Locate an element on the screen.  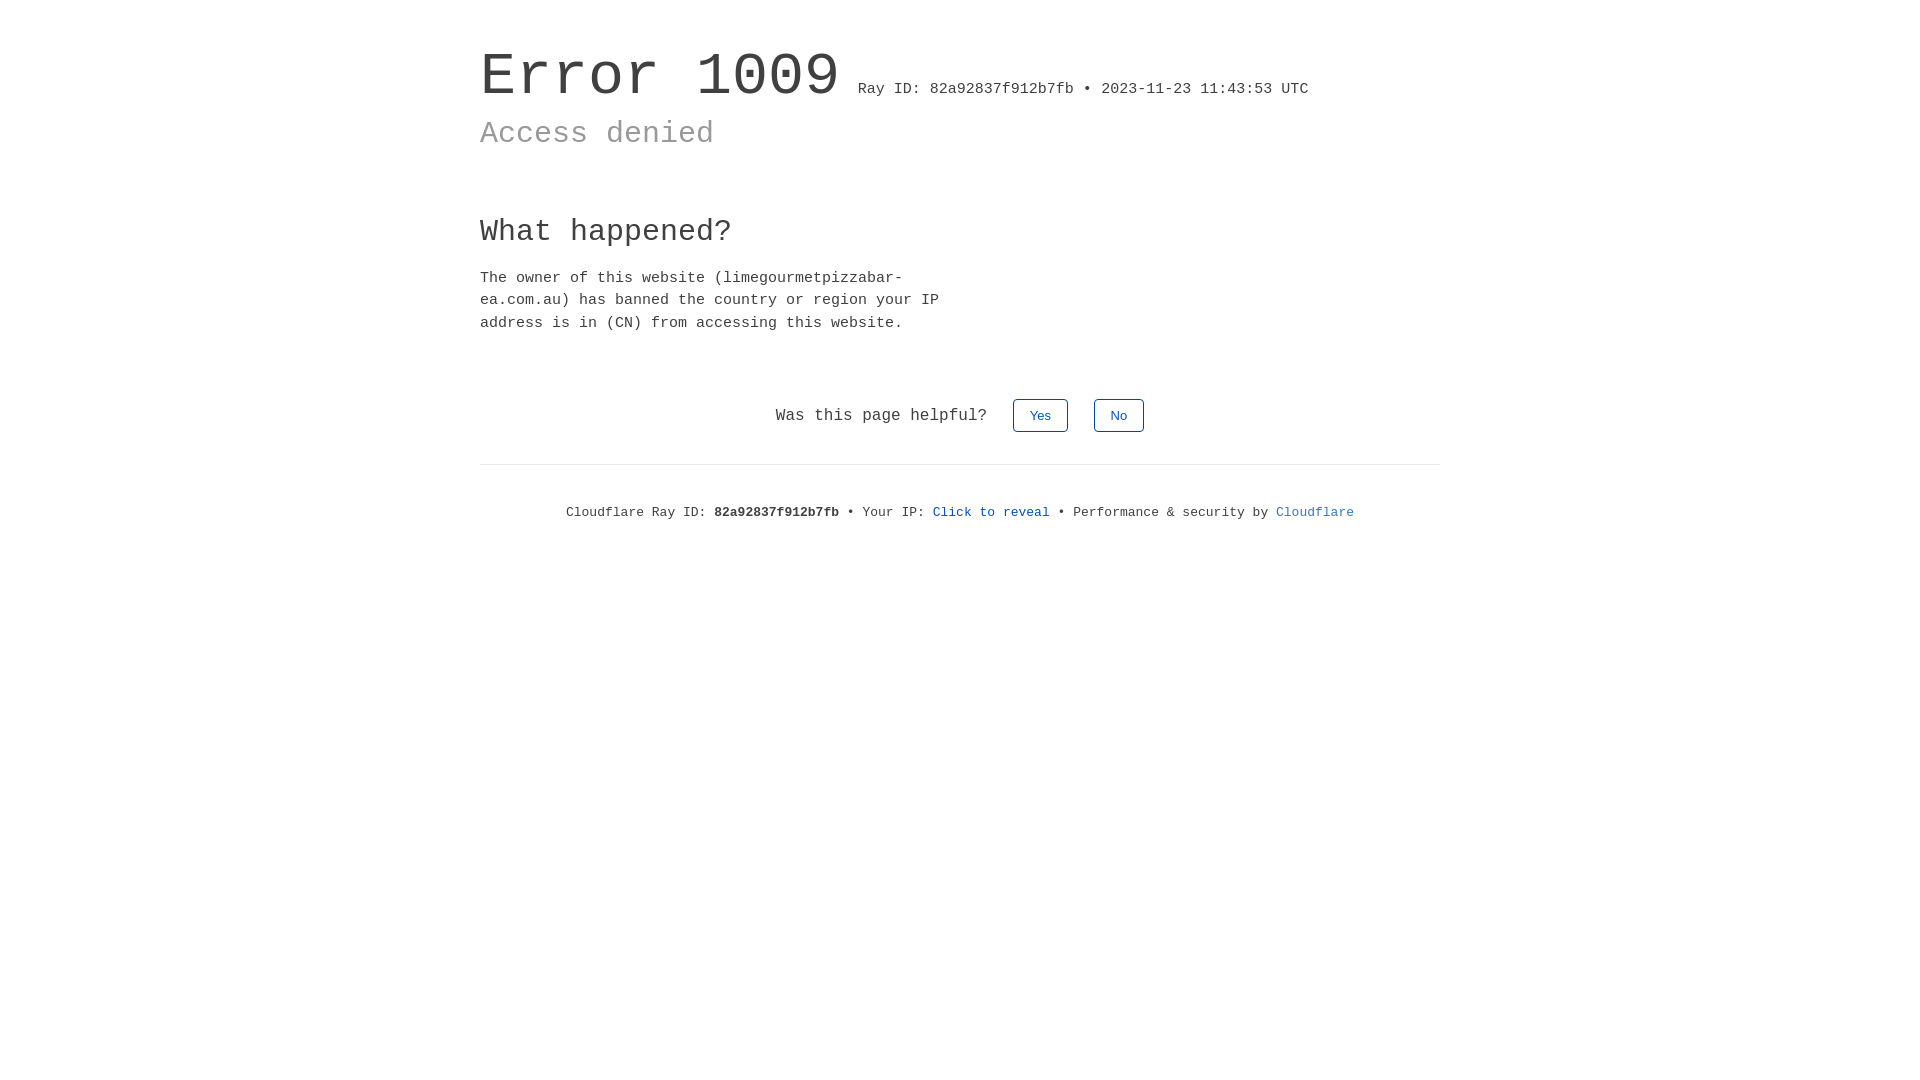
'Click to reveal' is located at coordinates (991, 511).